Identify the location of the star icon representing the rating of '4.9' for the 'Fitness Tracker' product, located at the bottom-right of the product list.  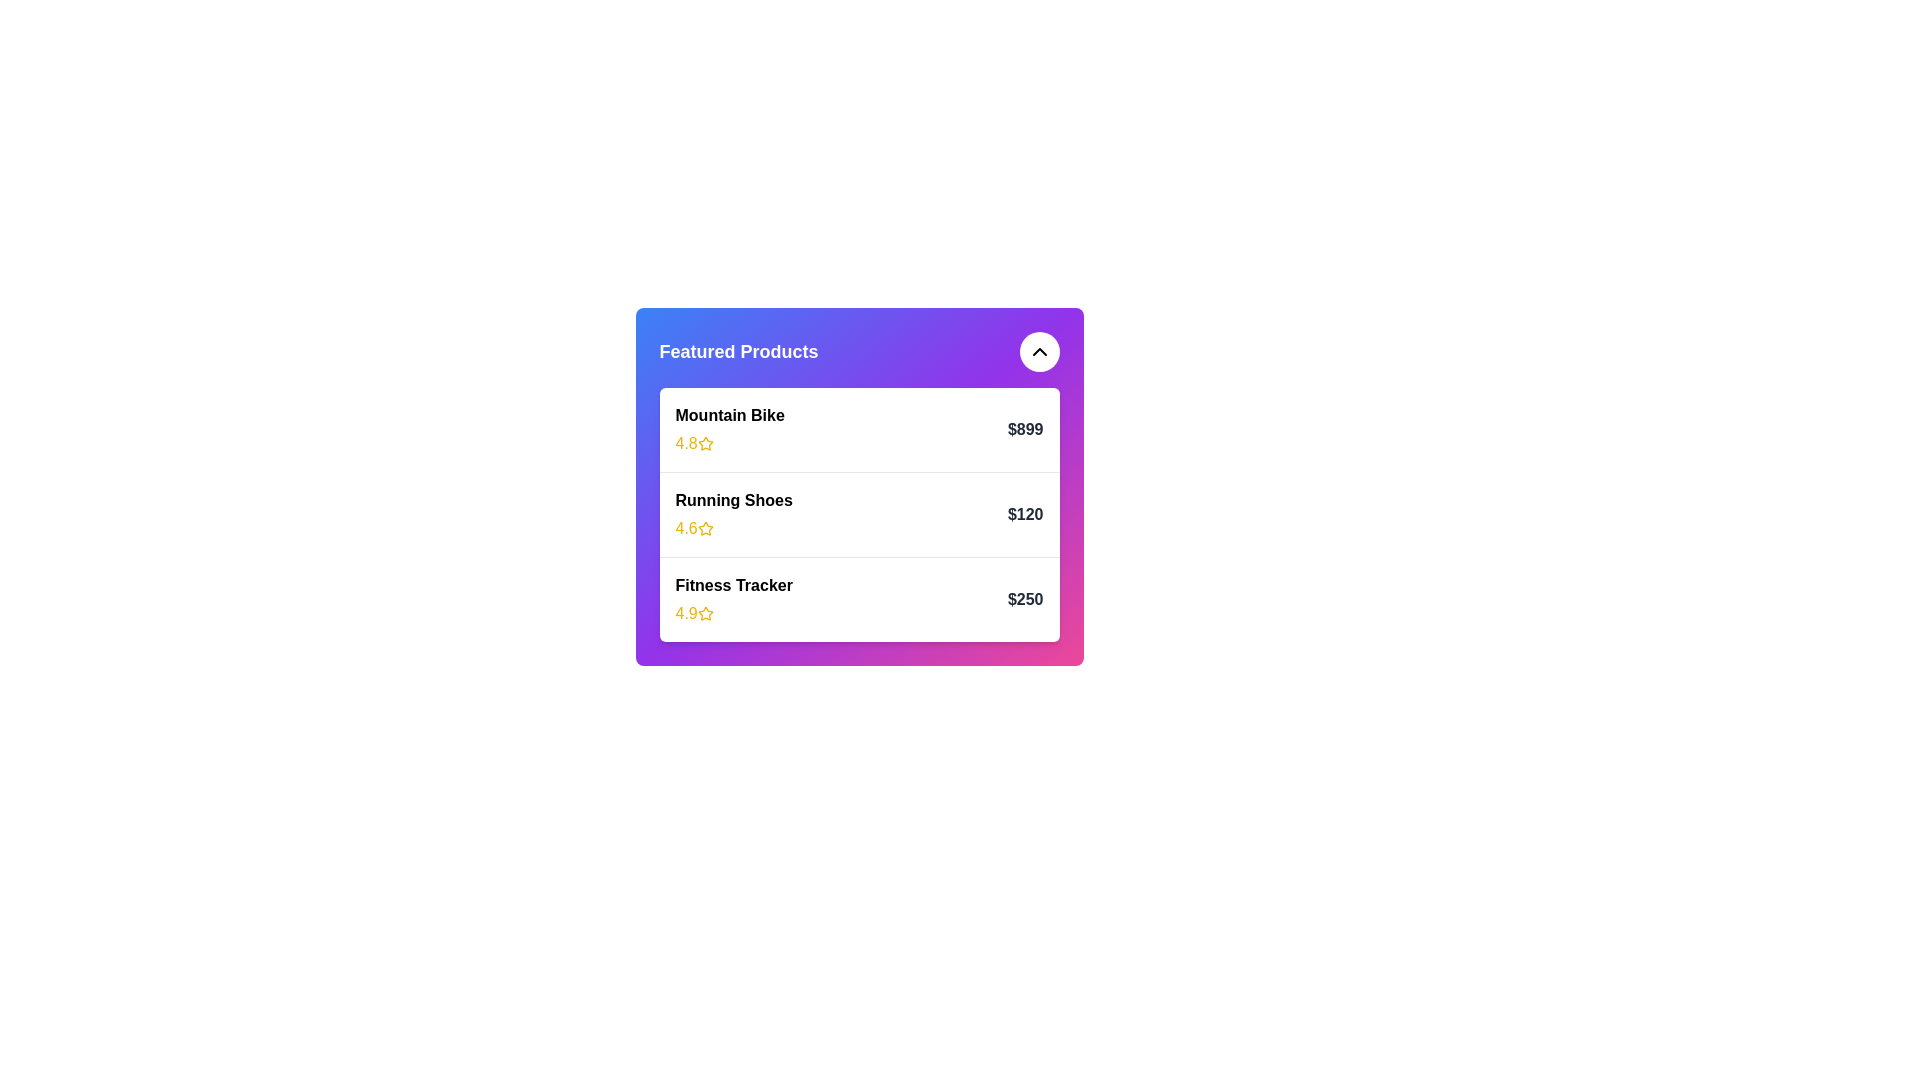
(705, 612).